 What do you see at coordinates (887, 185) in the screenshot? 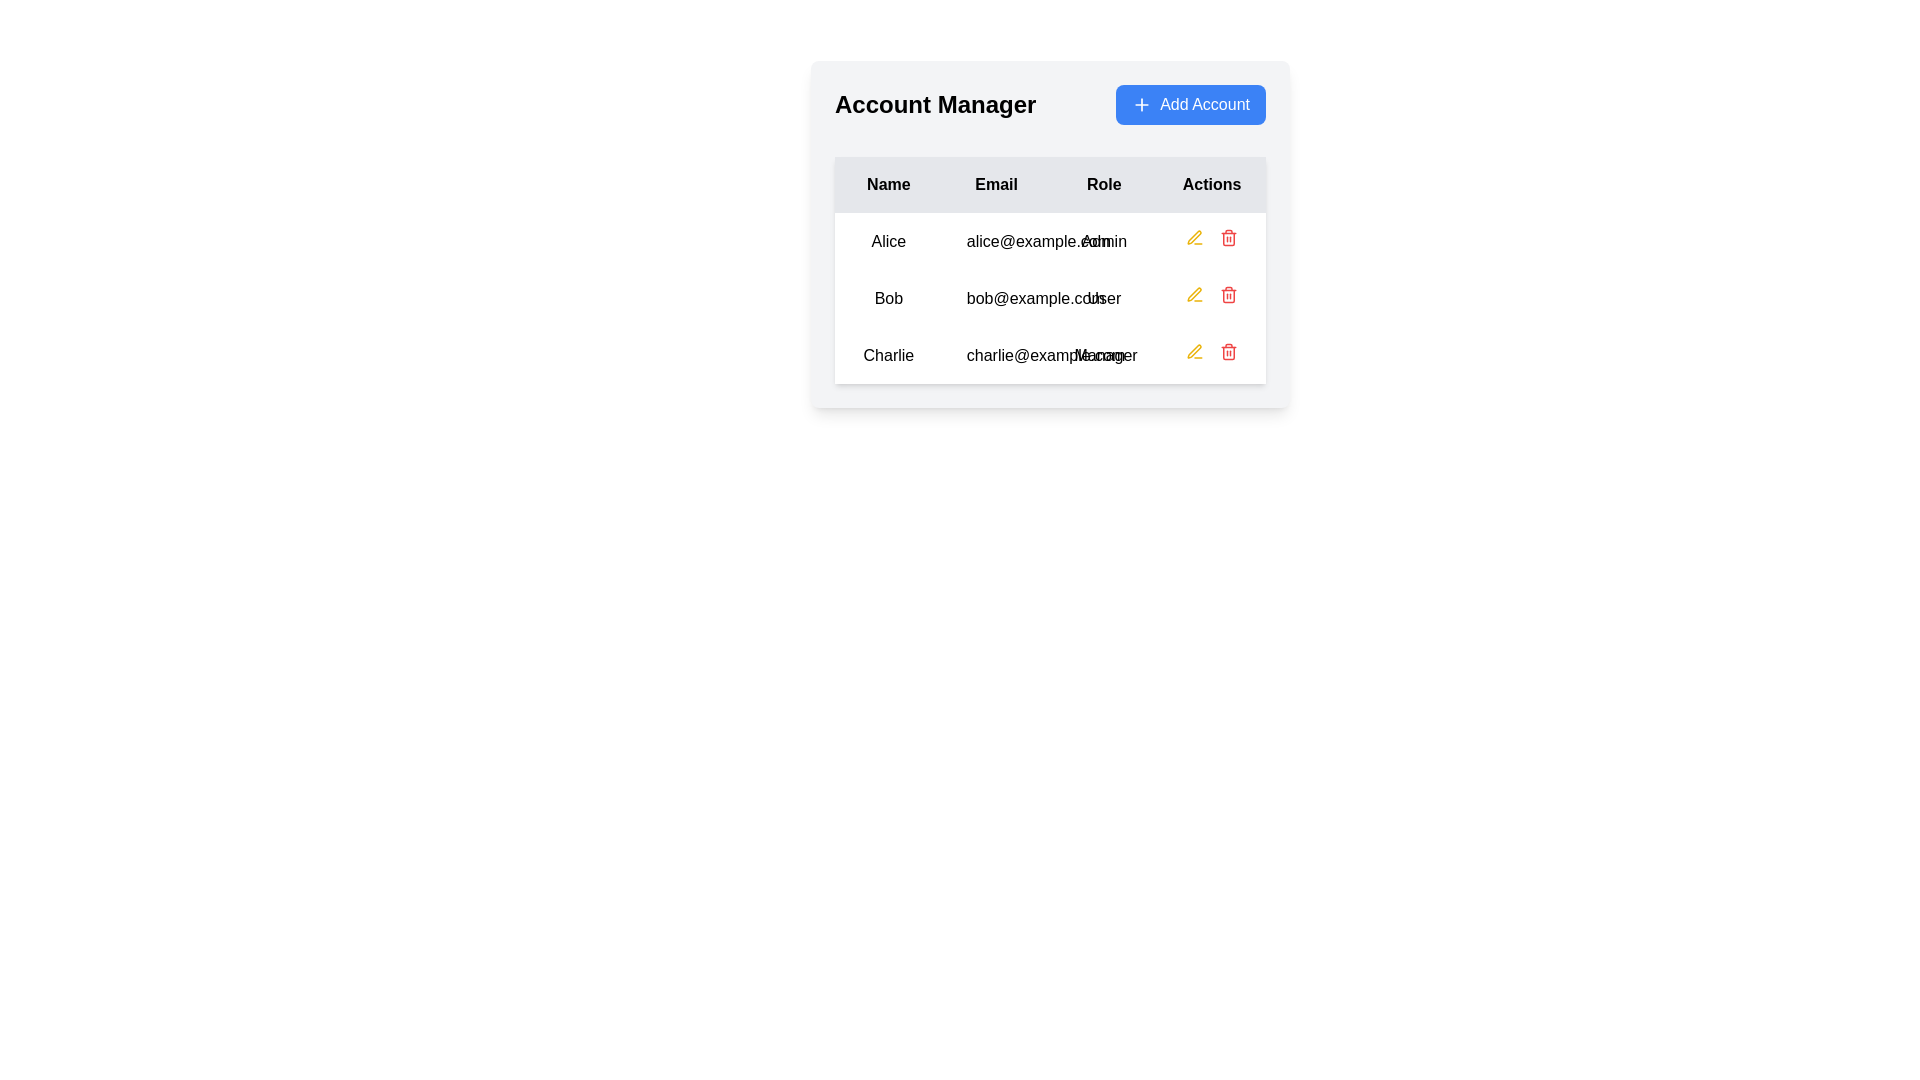
I see `the 'Name' text label header styled in bold, located at the beginning of the header row in the table beneath the 'Account Manager' title` at bounding box center [887, 185].